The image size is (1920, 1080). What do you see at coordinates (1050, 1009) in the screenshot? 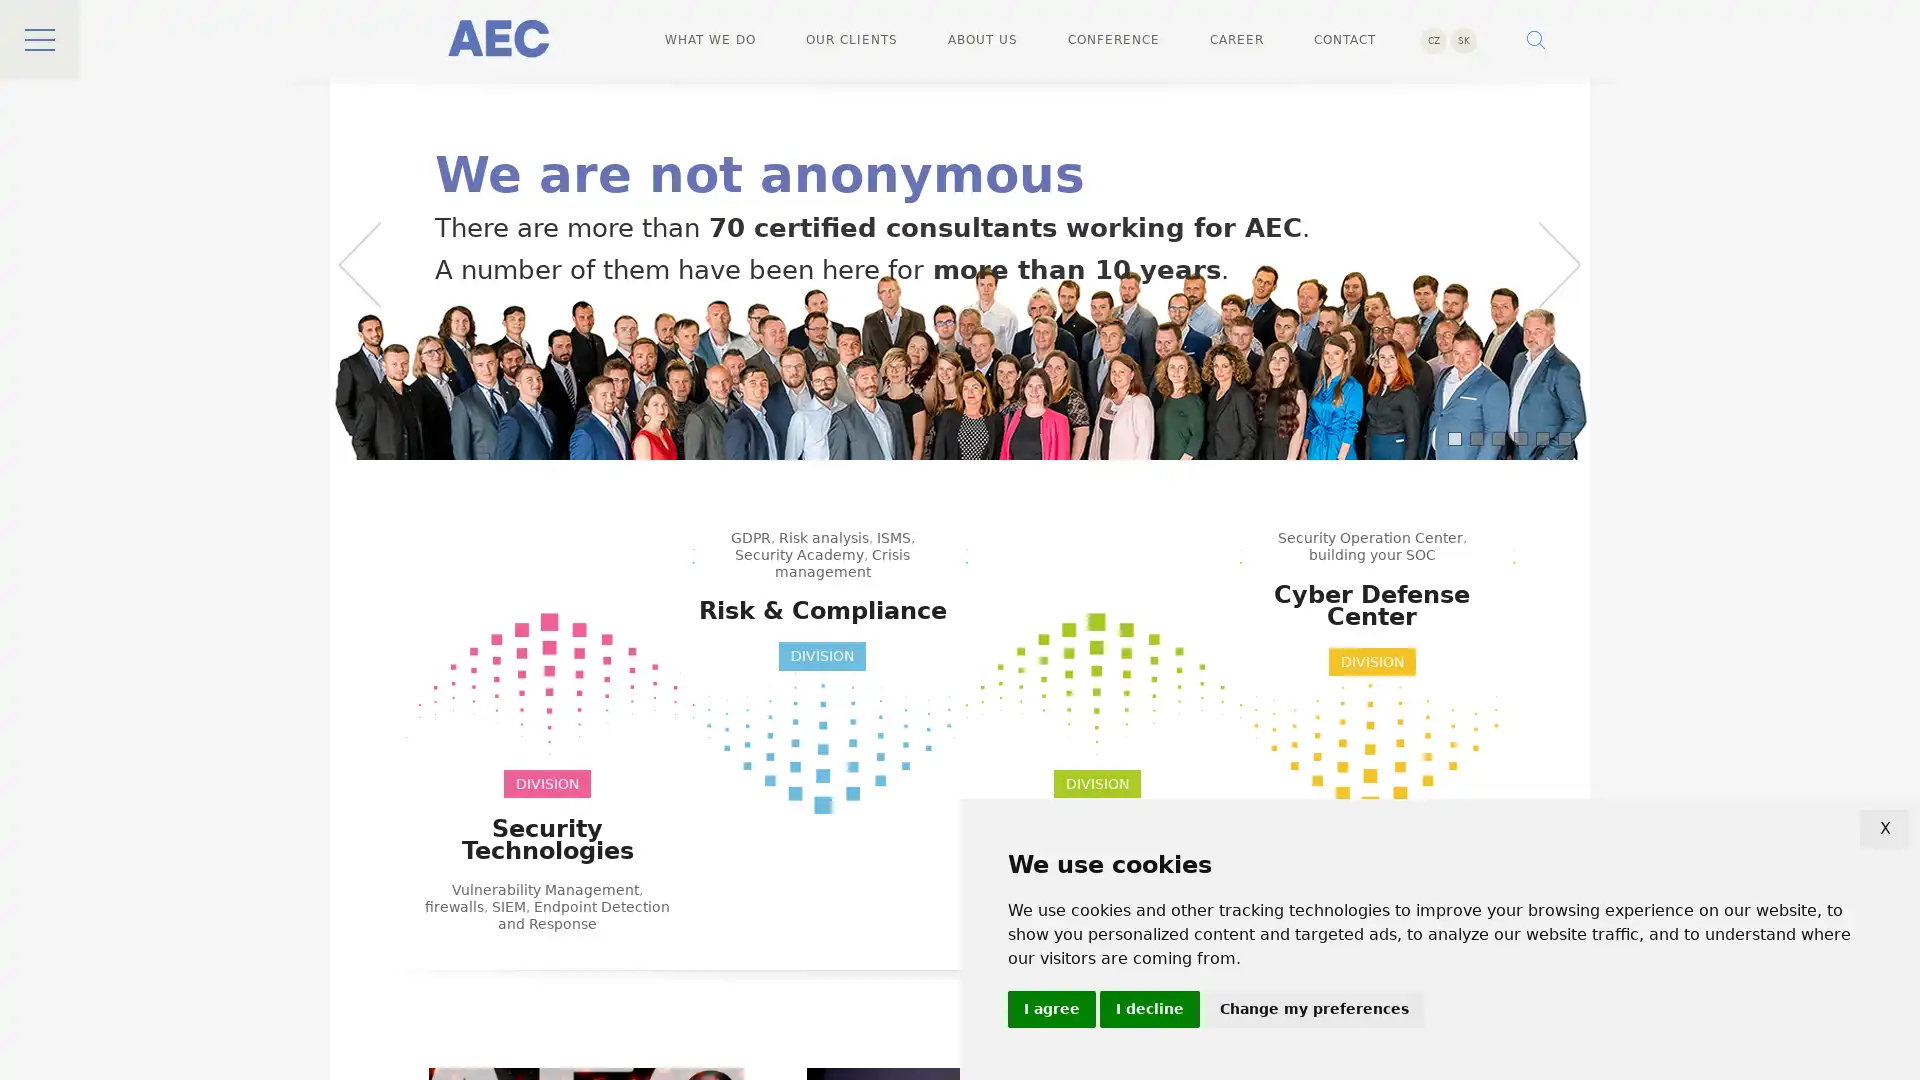
I see `I agree` at bounding box center [1050, 1009].